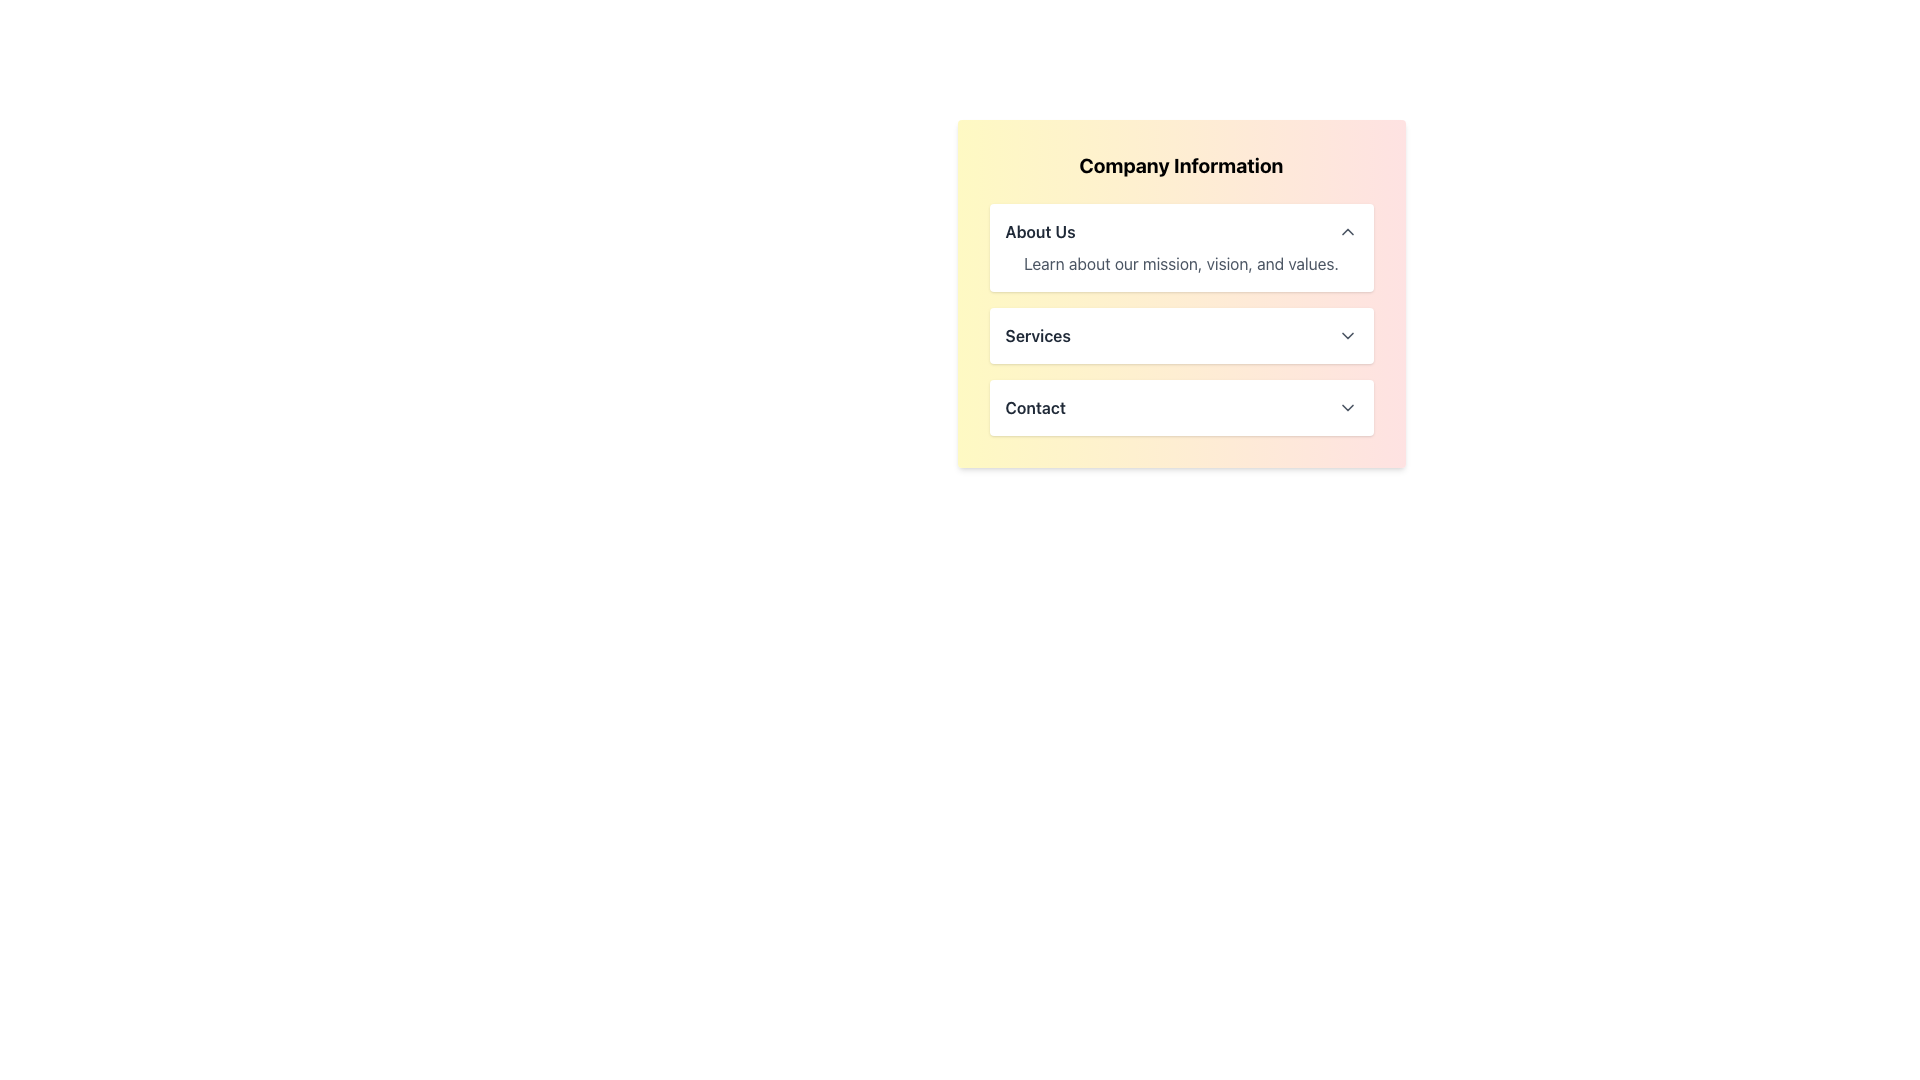 The height and width of the screenshot is (1080, 1920). Describe the element at coordinates (1038, 334) in the screenshot. I see `the non-interactive text label titled 'Services' located in the second section of the vertical layout under 'Company Information', positioned between 'About Us' and 'Contact'` at that location.